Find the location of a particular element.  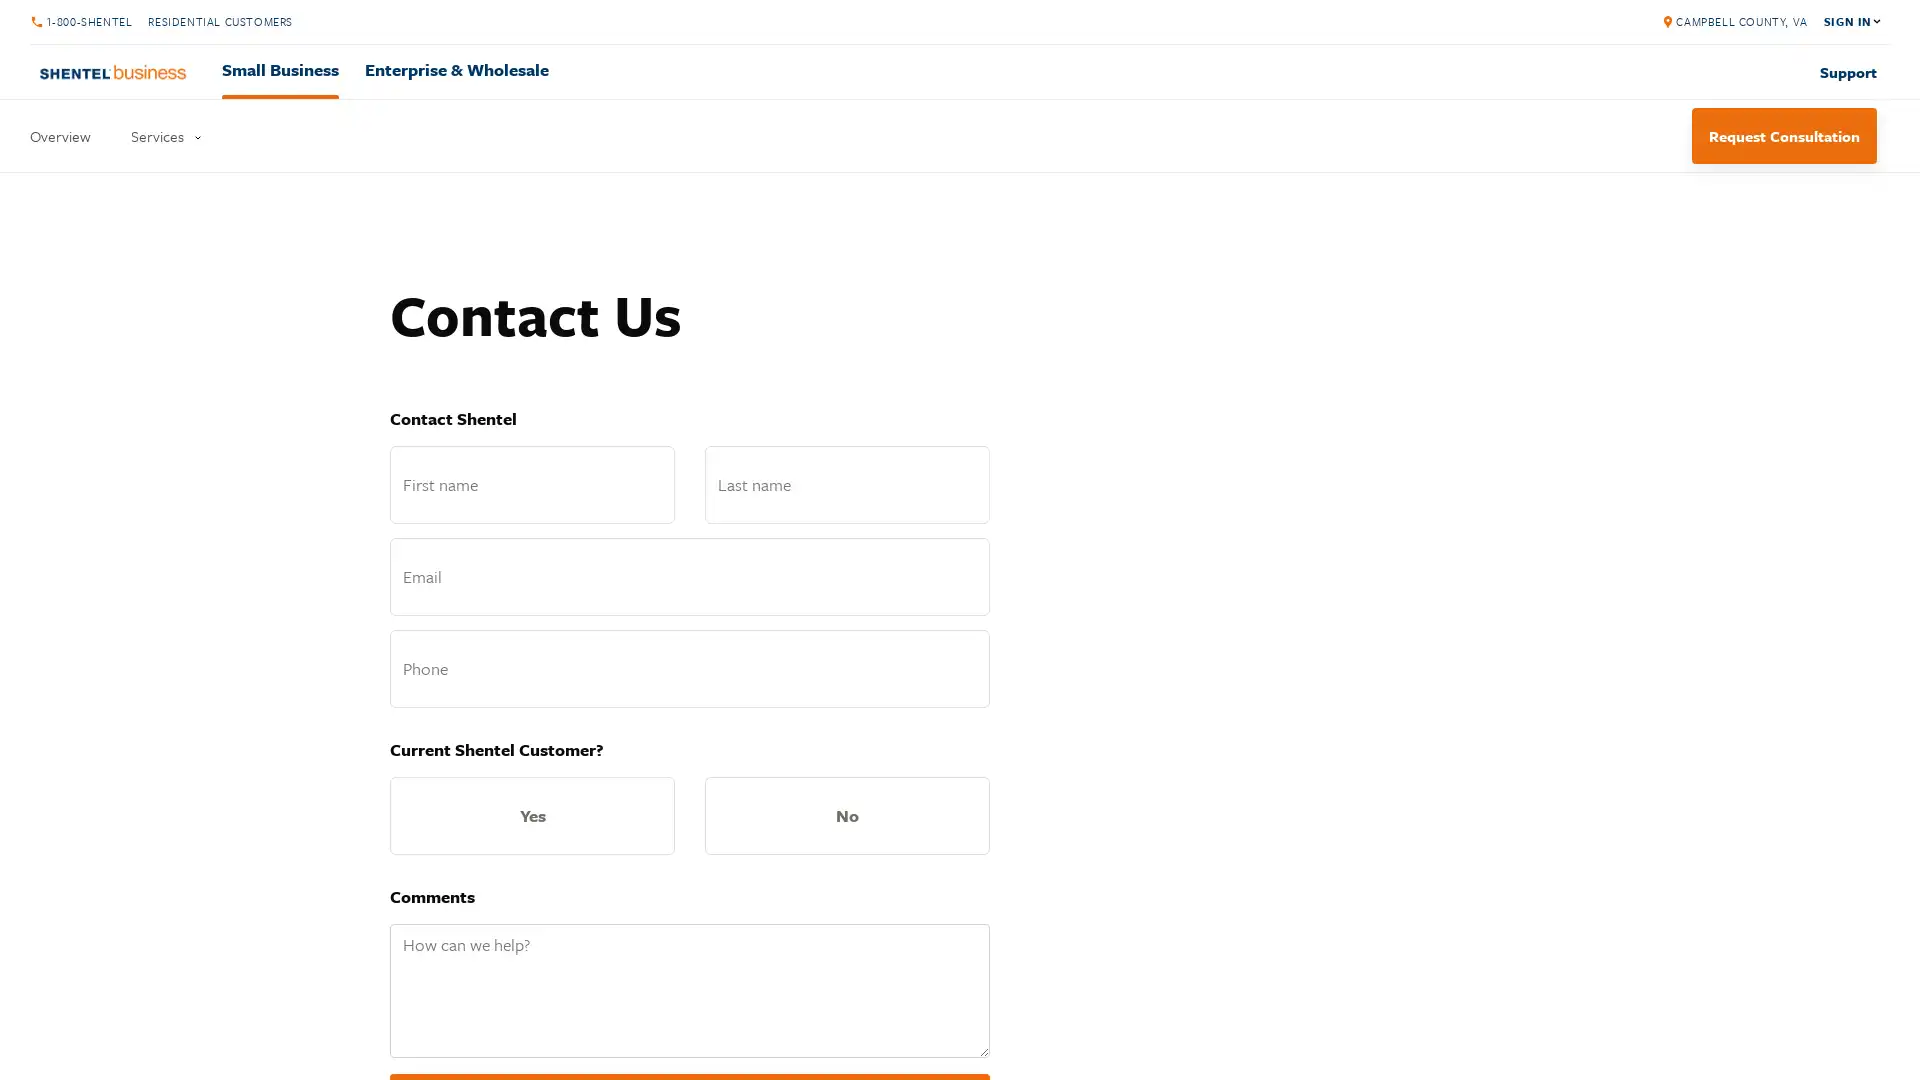

Request Consultation is located at coordinates (1784, 135).